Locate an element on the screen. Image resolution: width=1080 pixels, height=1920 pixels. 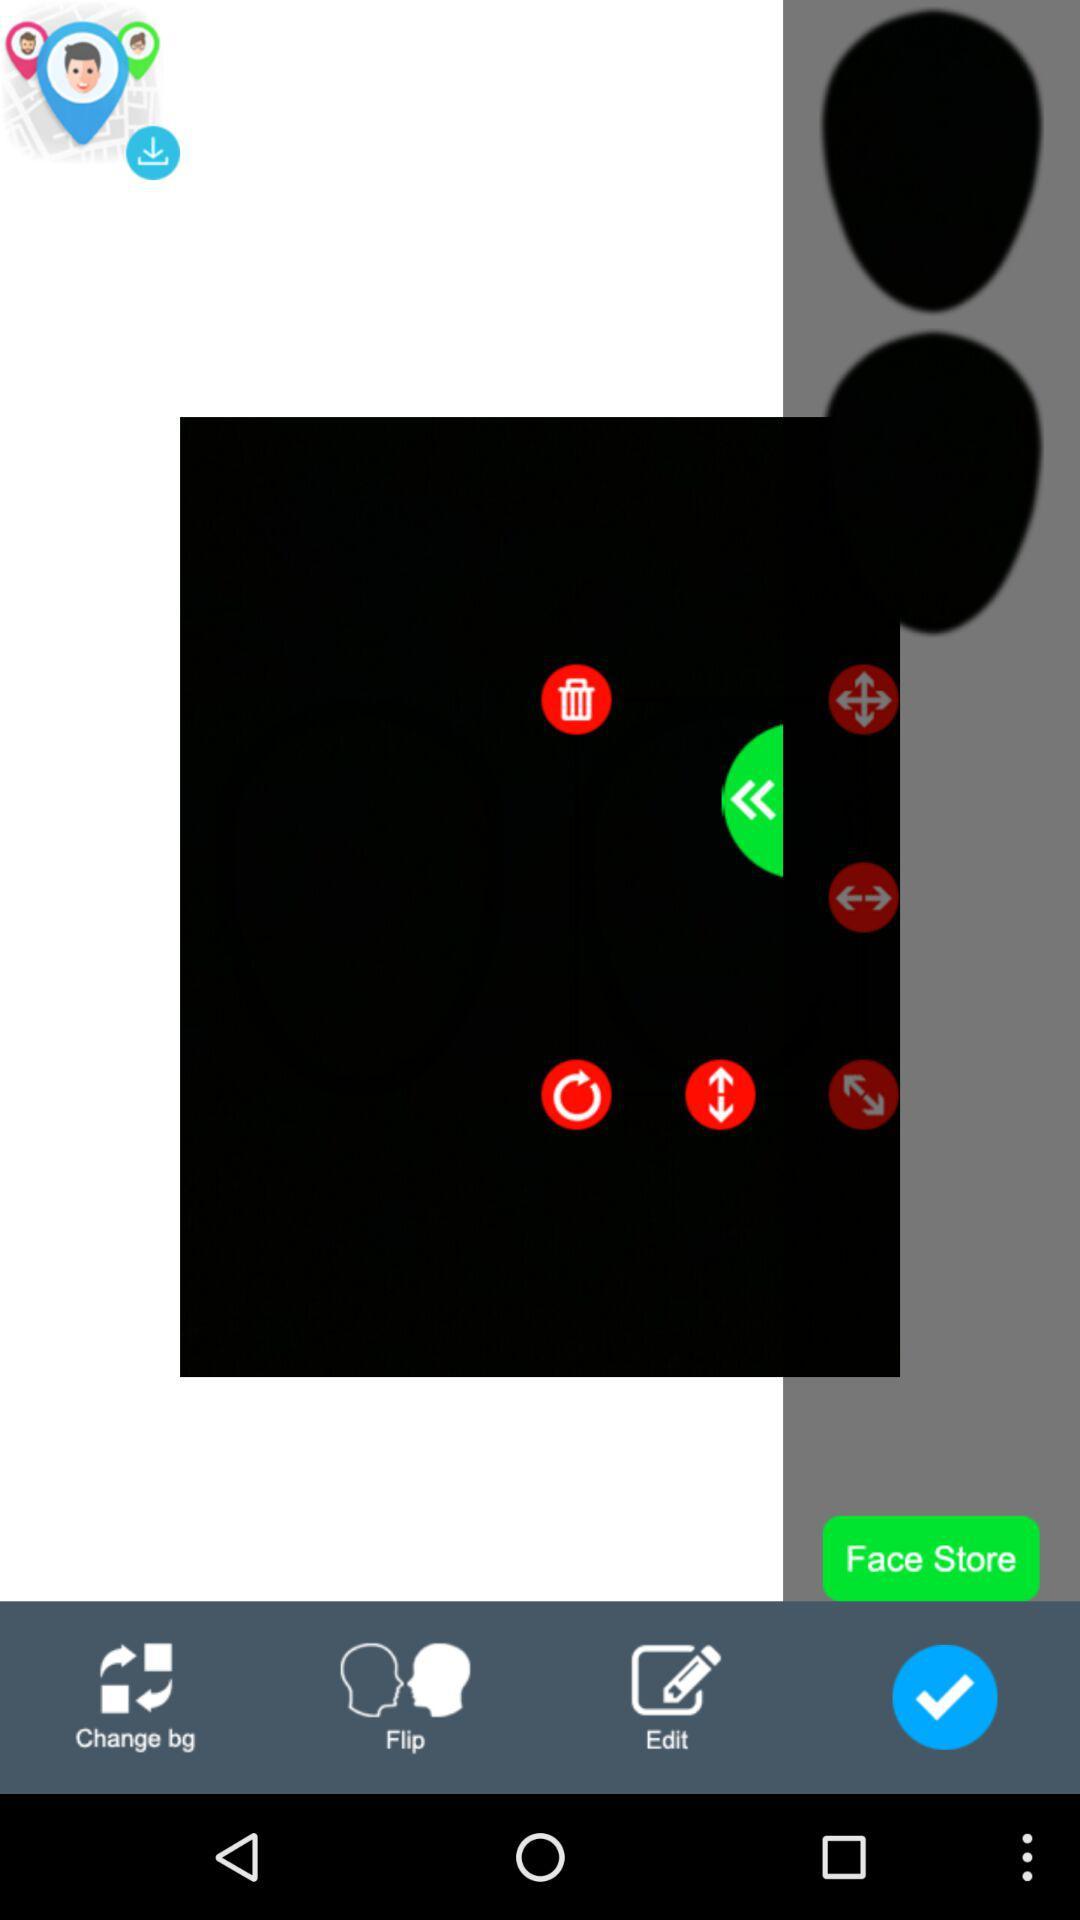
the location icon is located at coordinates (88, 95).